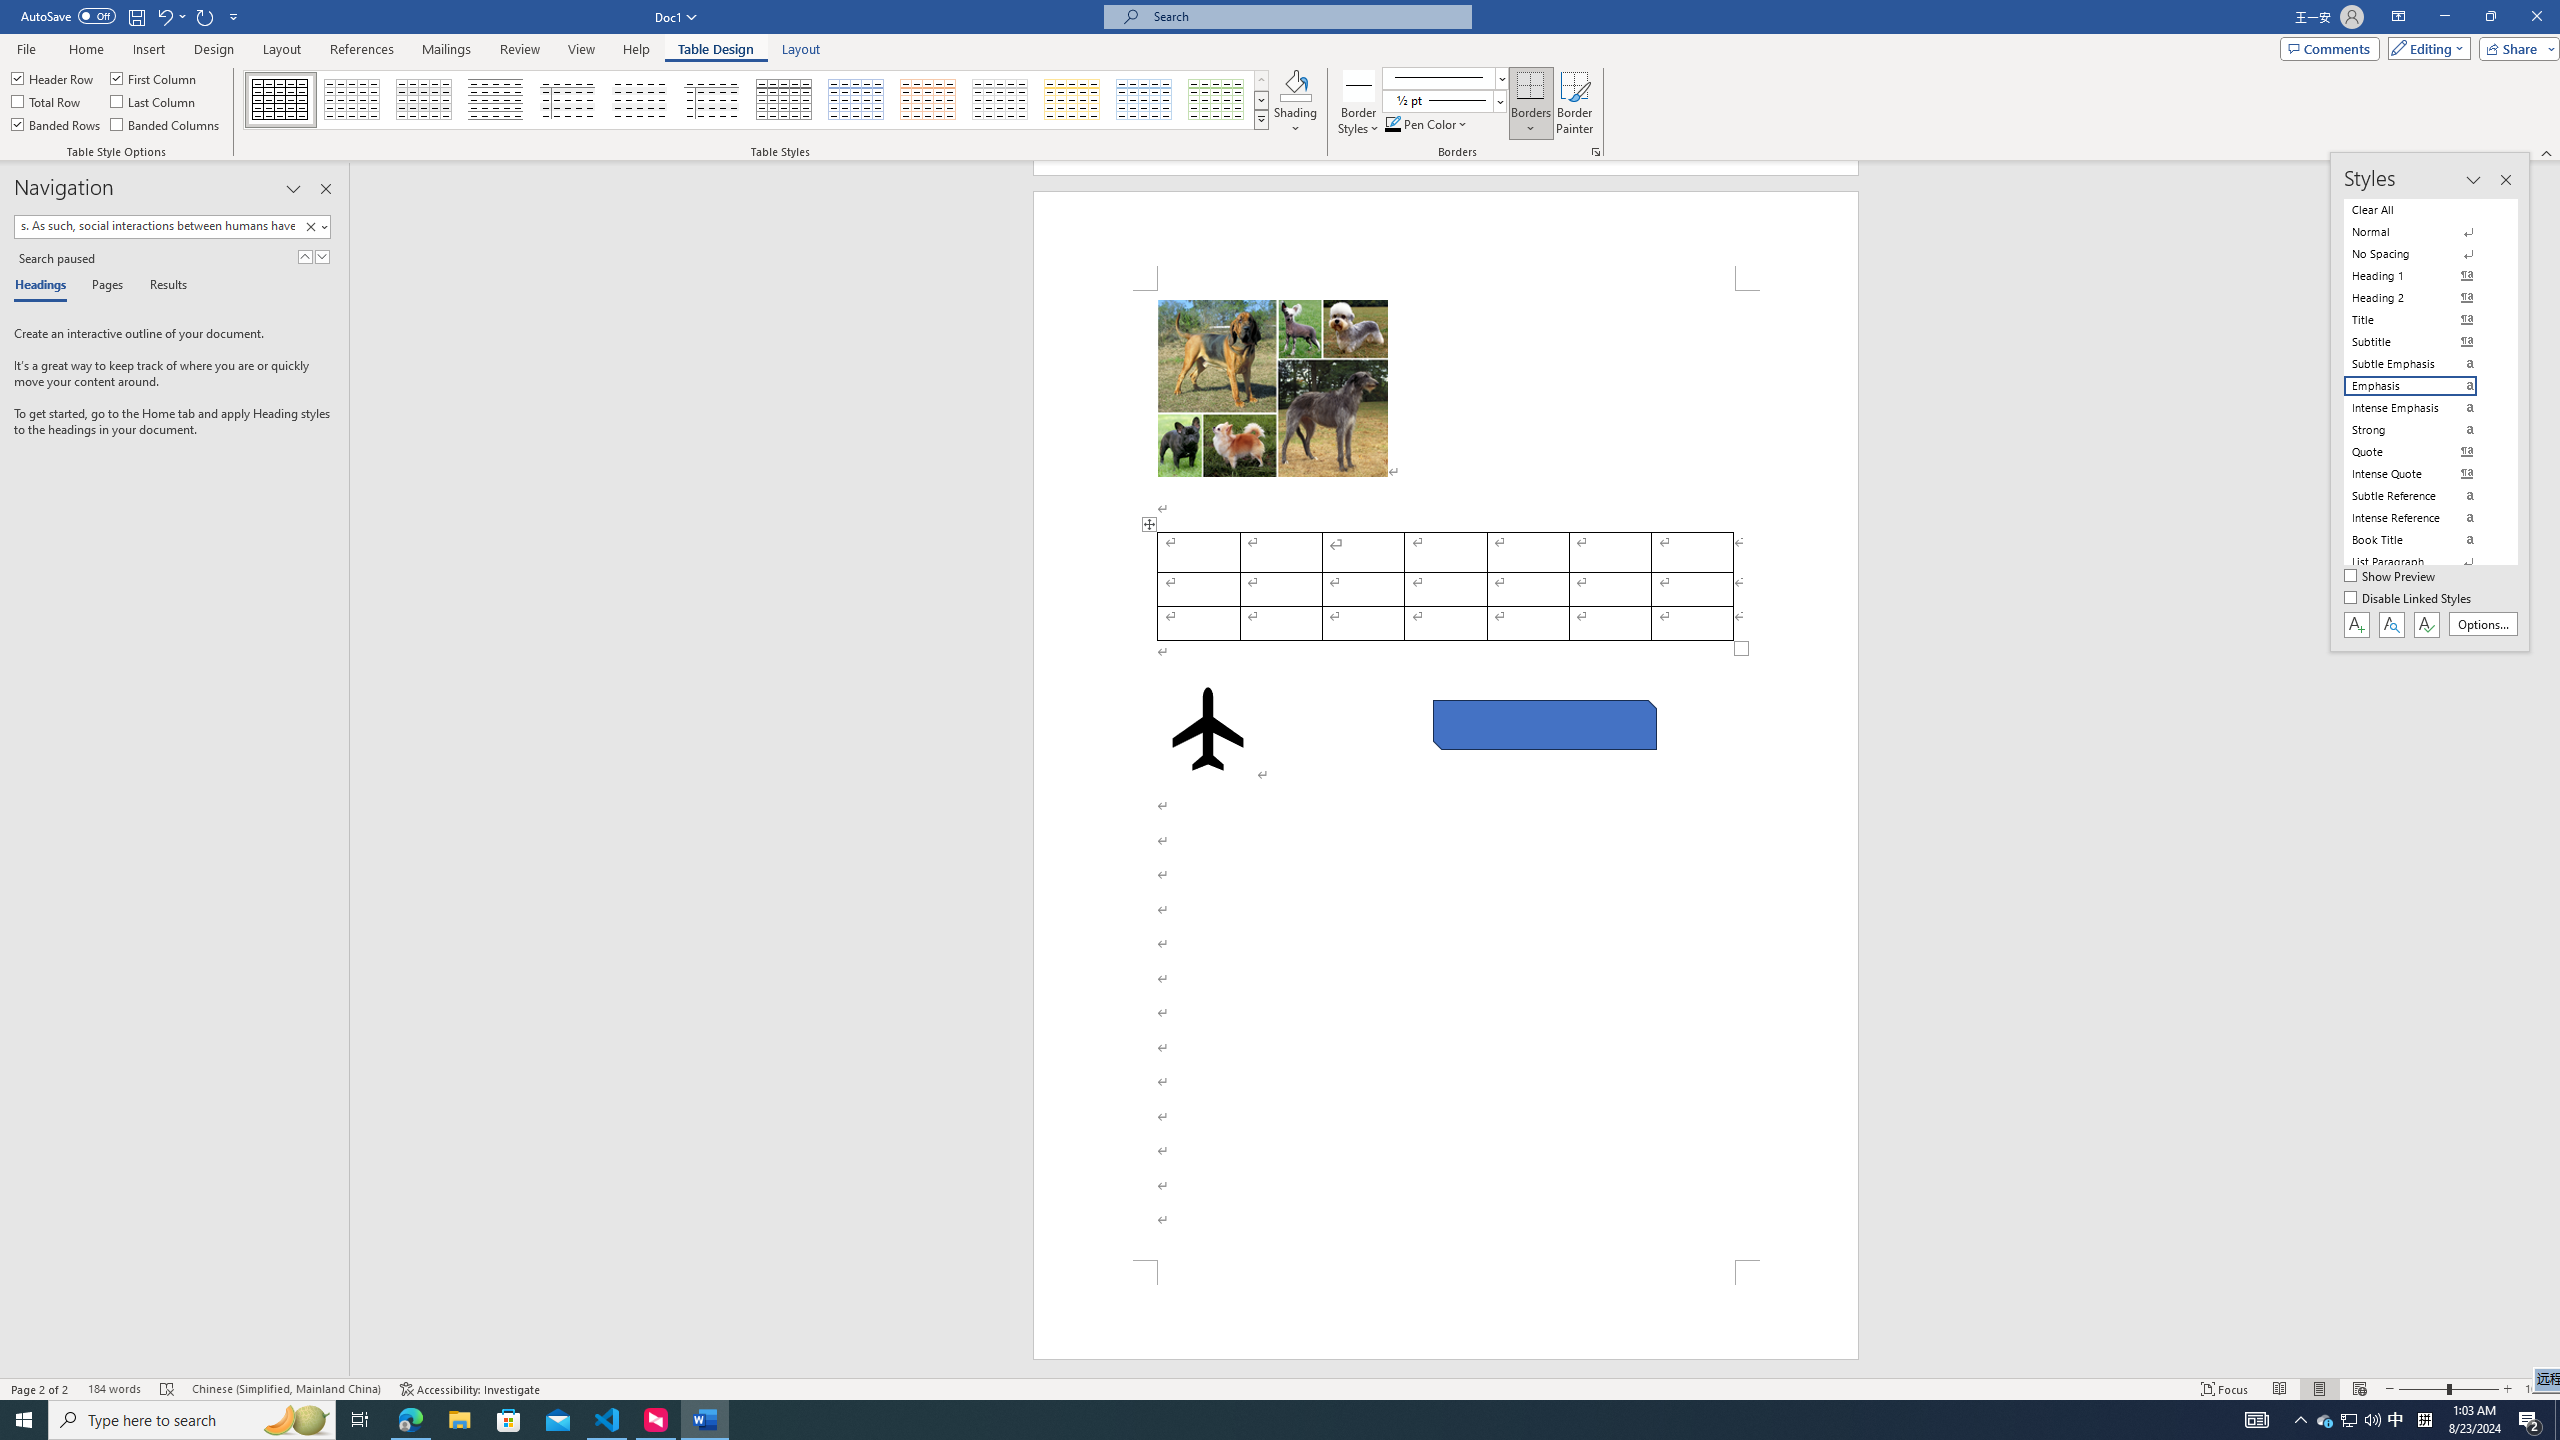 The height and width of the screenshot is (1440, 2560). I want to click on 'Border Styles', so click(1358, 103).